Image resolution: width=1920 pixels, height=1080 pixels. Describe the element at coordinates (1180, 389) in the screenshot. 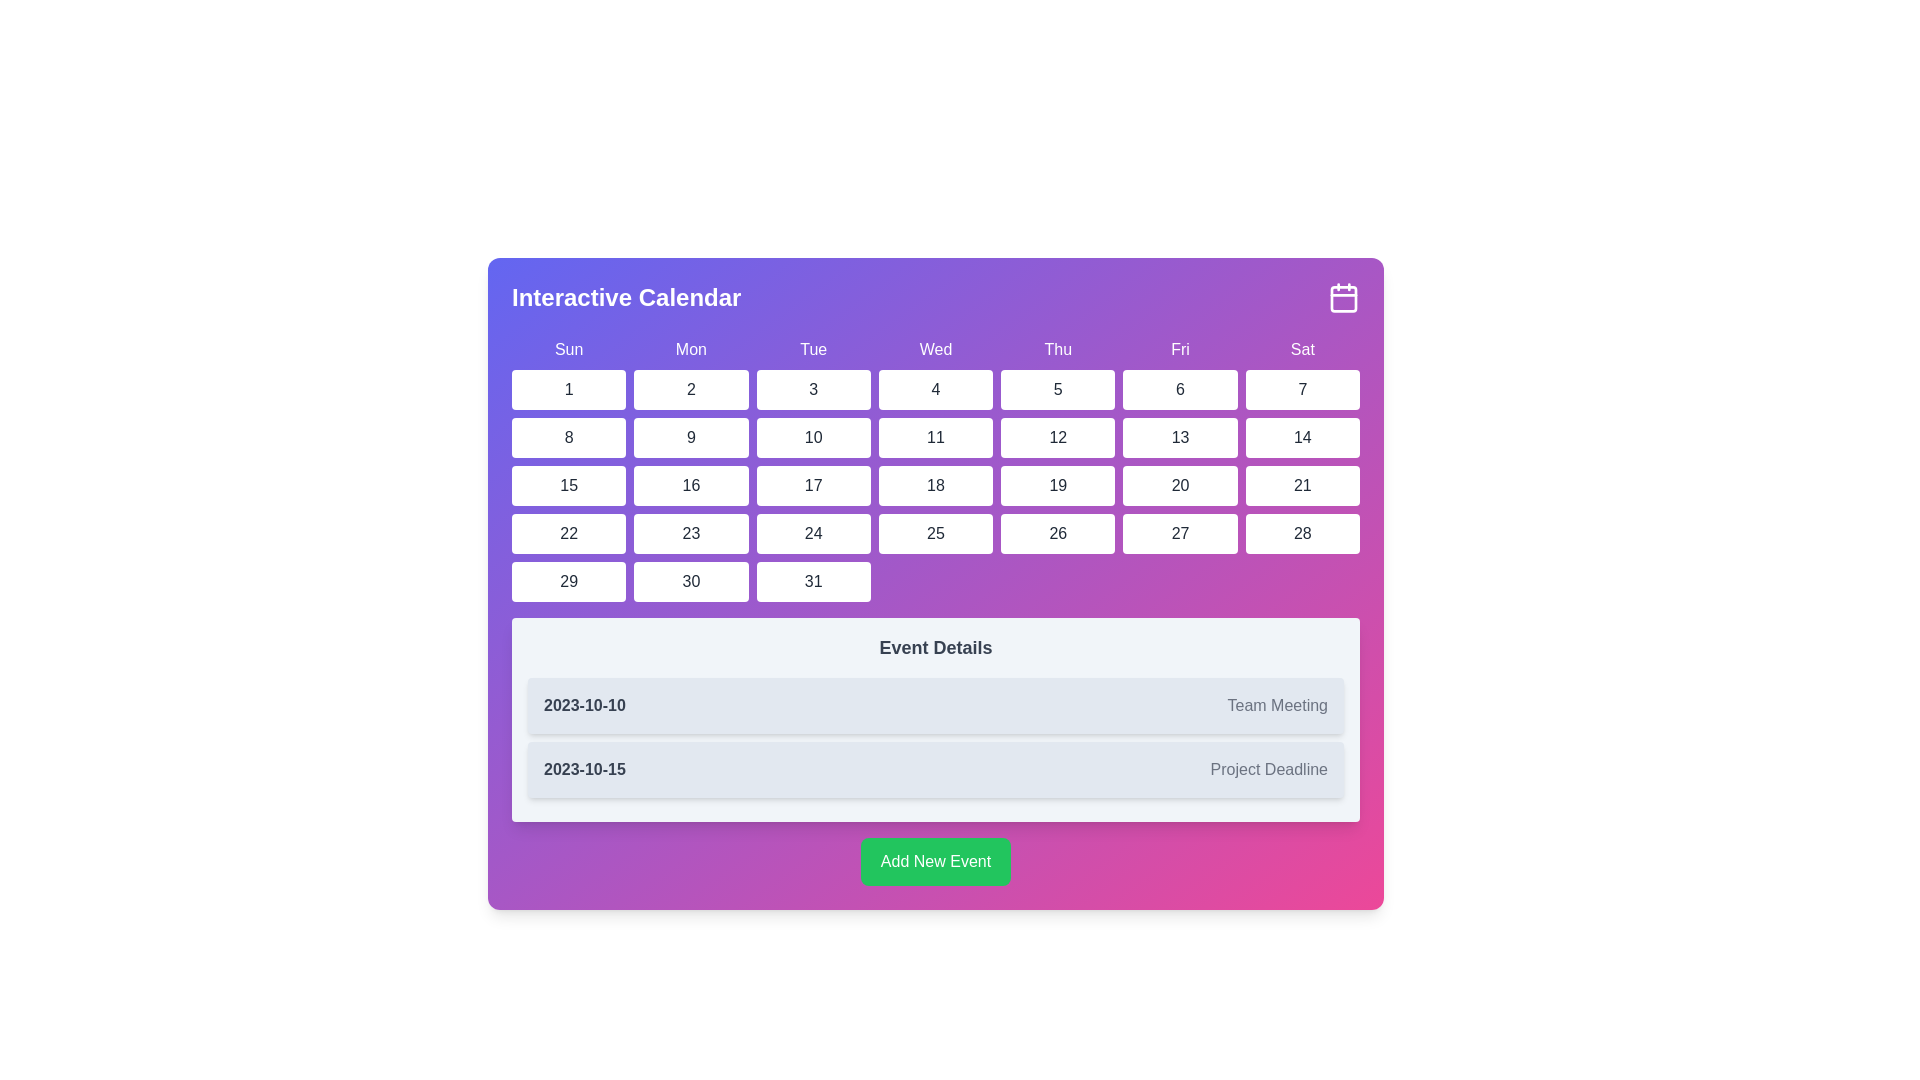

I see `the button displaying '6' in a bold dark-gray font within the calendar grid to trigger its hover styles` at that location.